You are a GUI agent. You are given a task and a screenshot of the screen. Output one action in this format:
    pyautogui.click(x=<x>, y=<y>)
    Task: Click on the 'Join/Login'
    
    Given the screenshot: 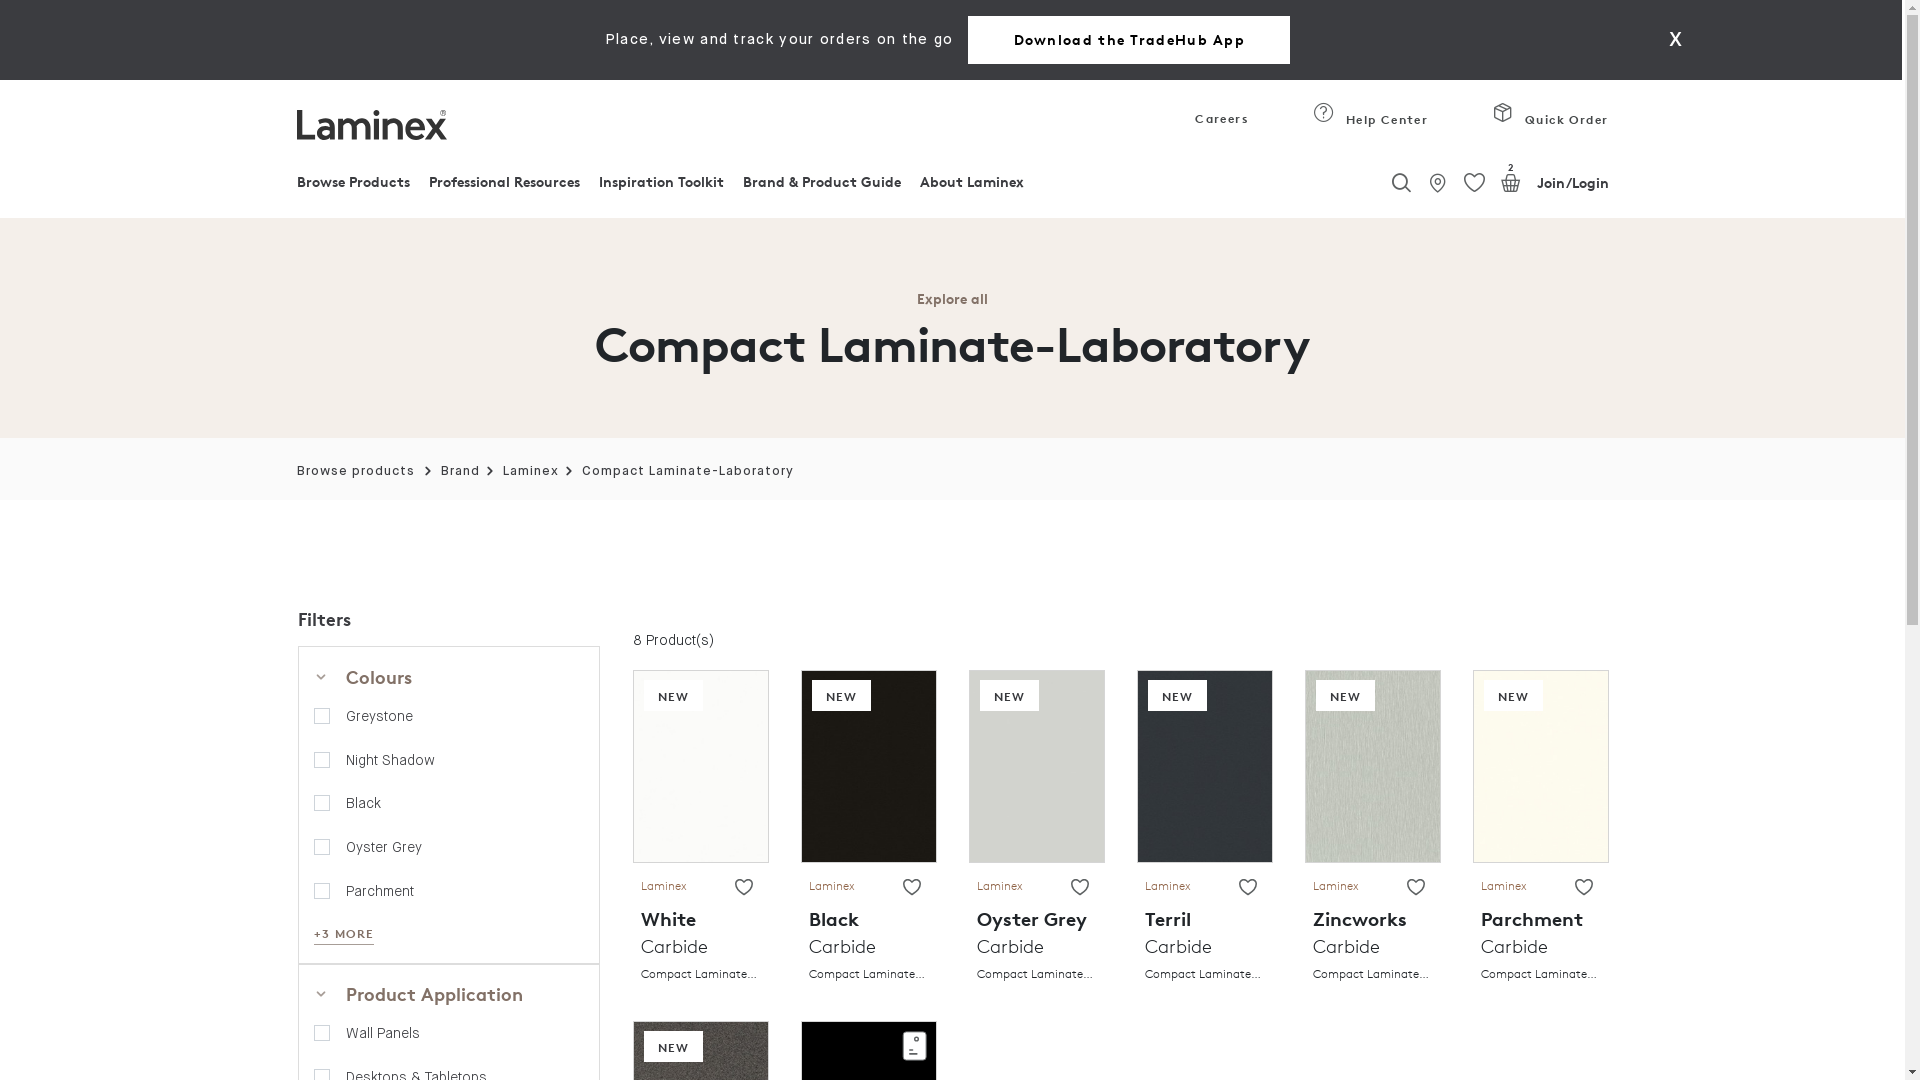 What is the action you would take?
    pyautogui.click(x=1535, y=182)
    